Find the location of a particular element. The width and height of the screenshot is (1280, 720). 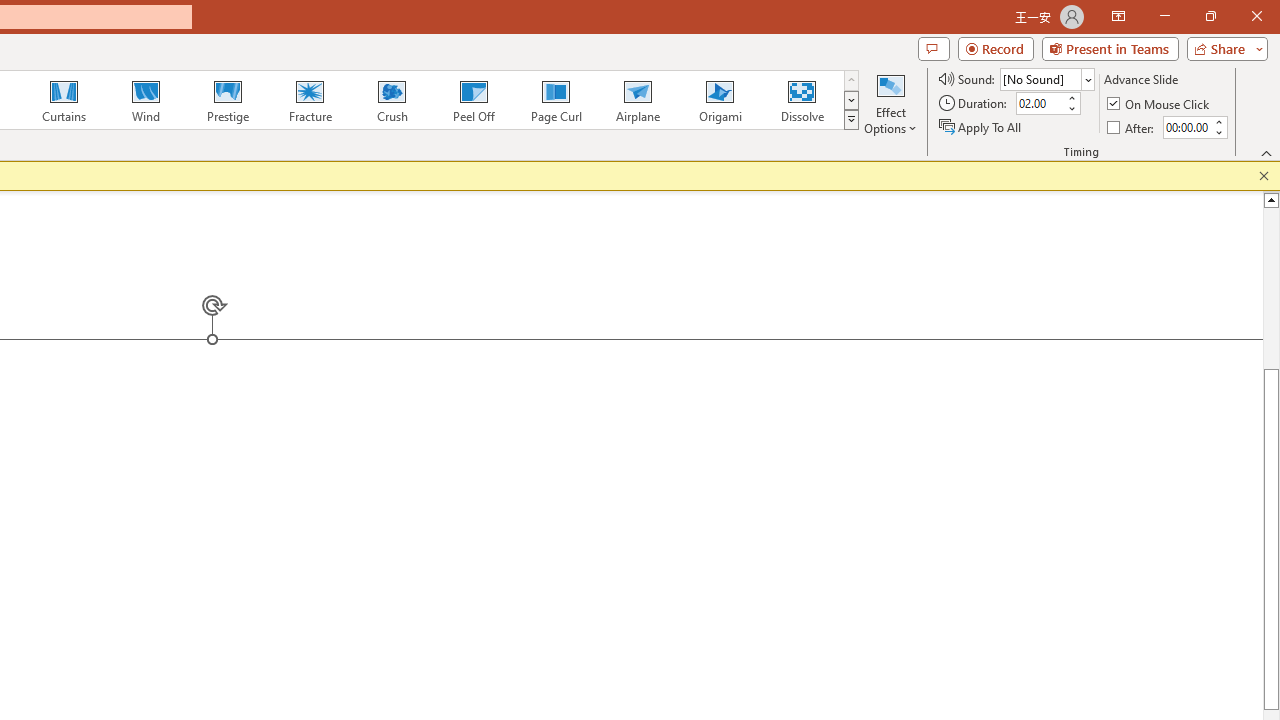

'Close this message' is located at coordinates (1263, 175).